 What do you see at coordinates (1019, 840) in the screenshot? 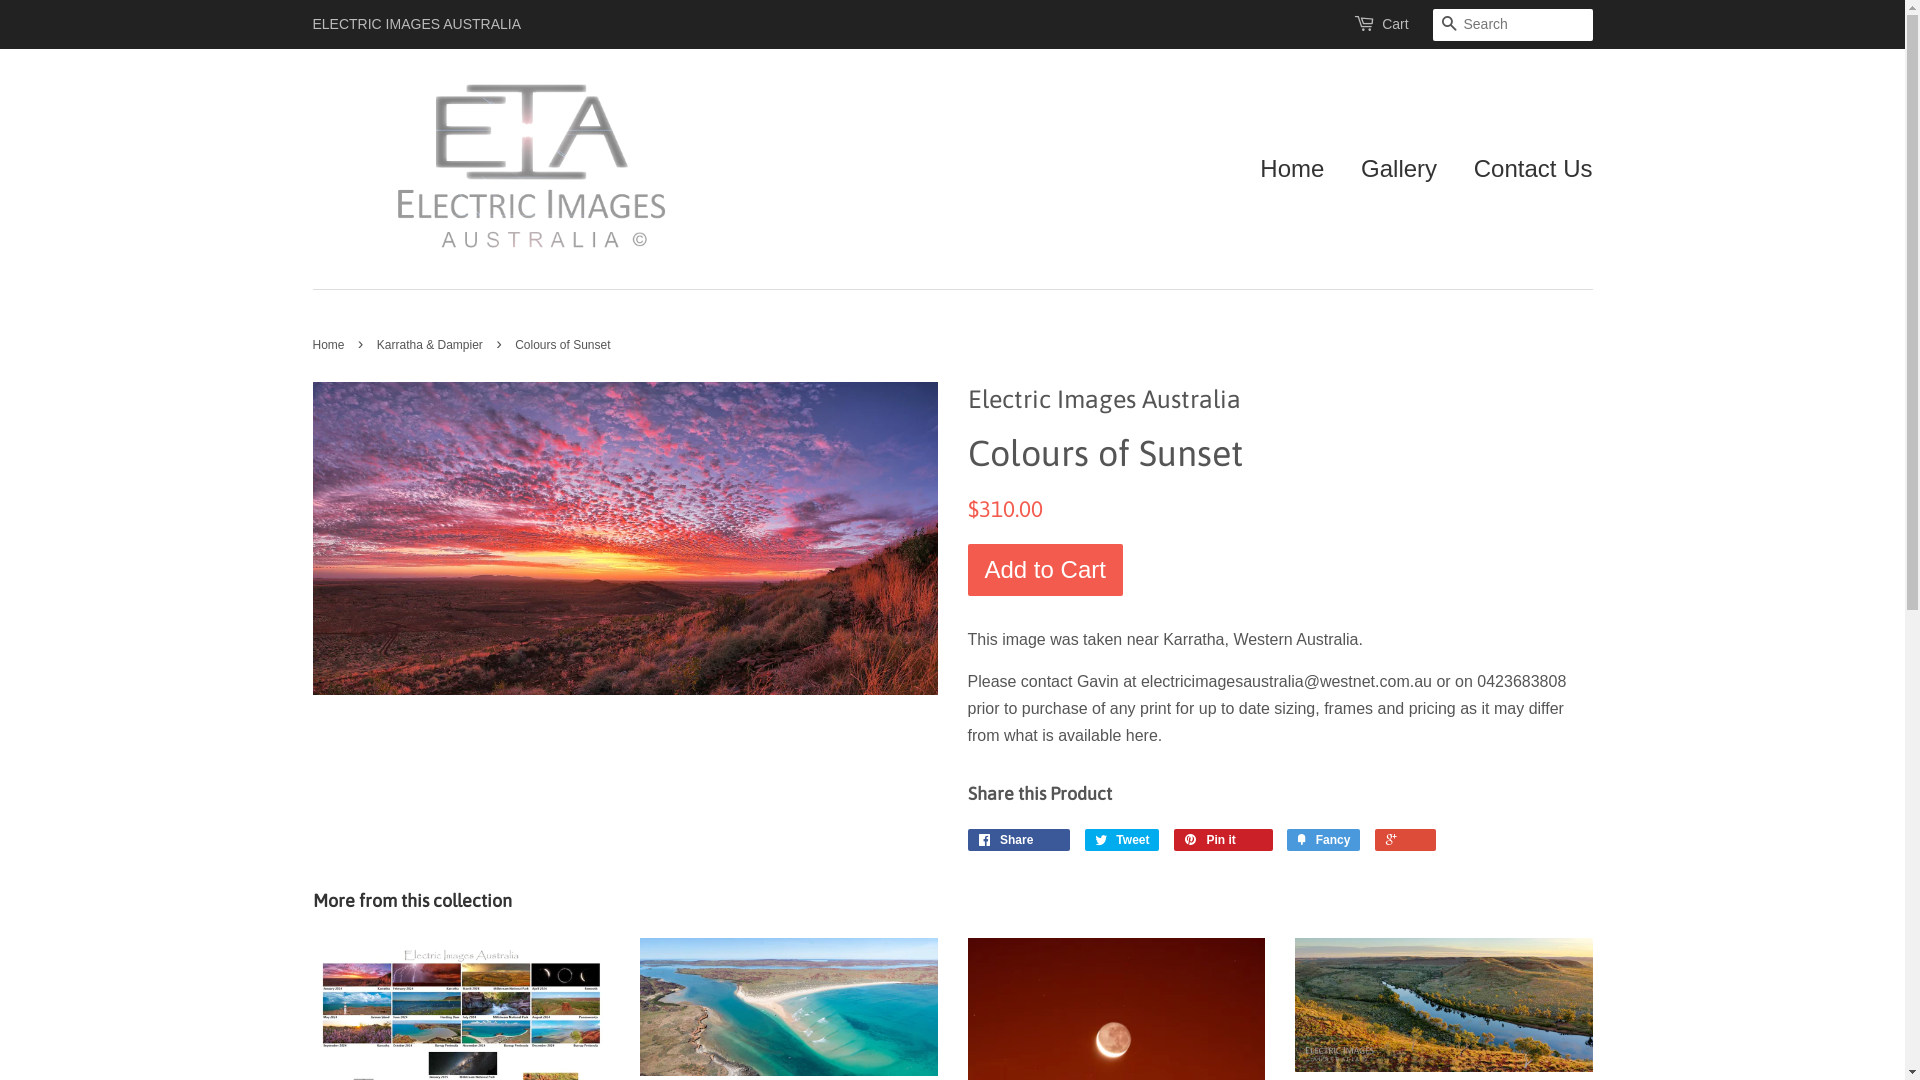
I see `'Share'` at bounding box center [1019, 840].